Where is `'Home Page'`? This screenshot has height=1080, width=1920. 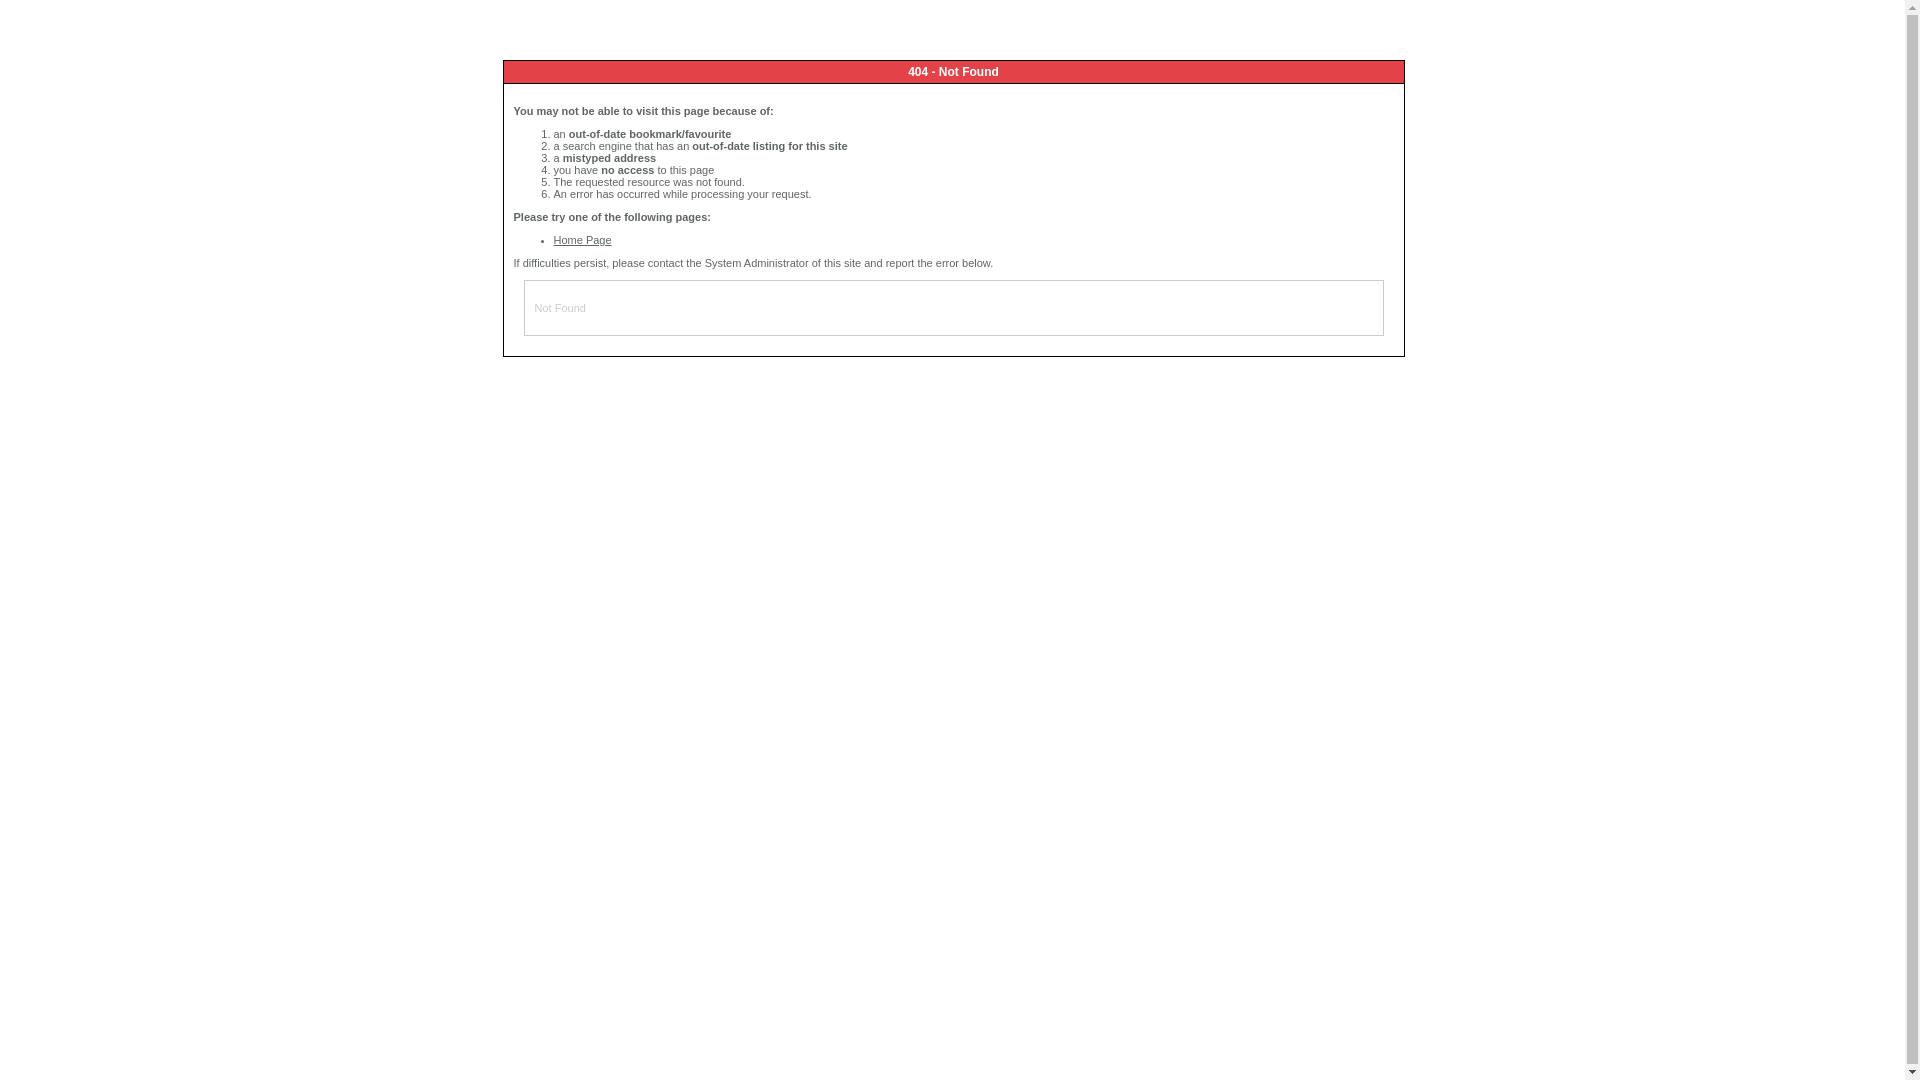 'Home Page' is located at coordinates (581, 238).